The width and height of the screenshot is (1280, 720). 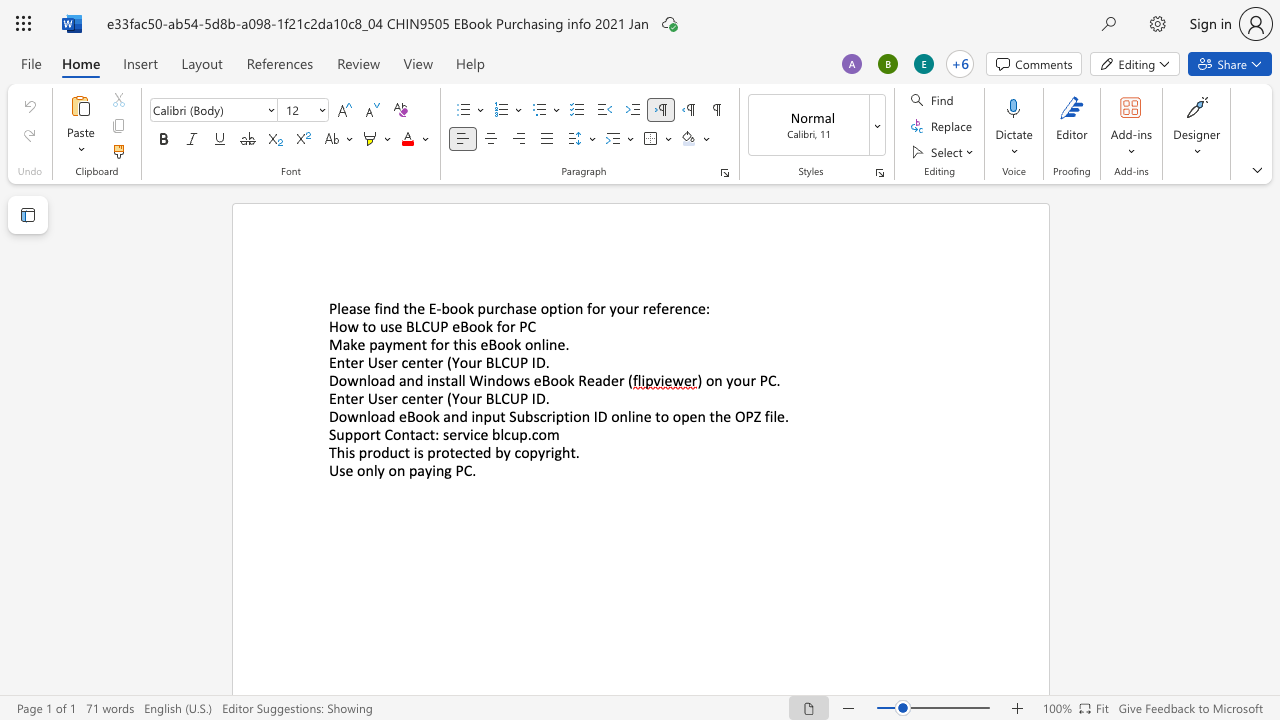 I want to click on the 1th character "l" in the text, so click(x=339, y=308).